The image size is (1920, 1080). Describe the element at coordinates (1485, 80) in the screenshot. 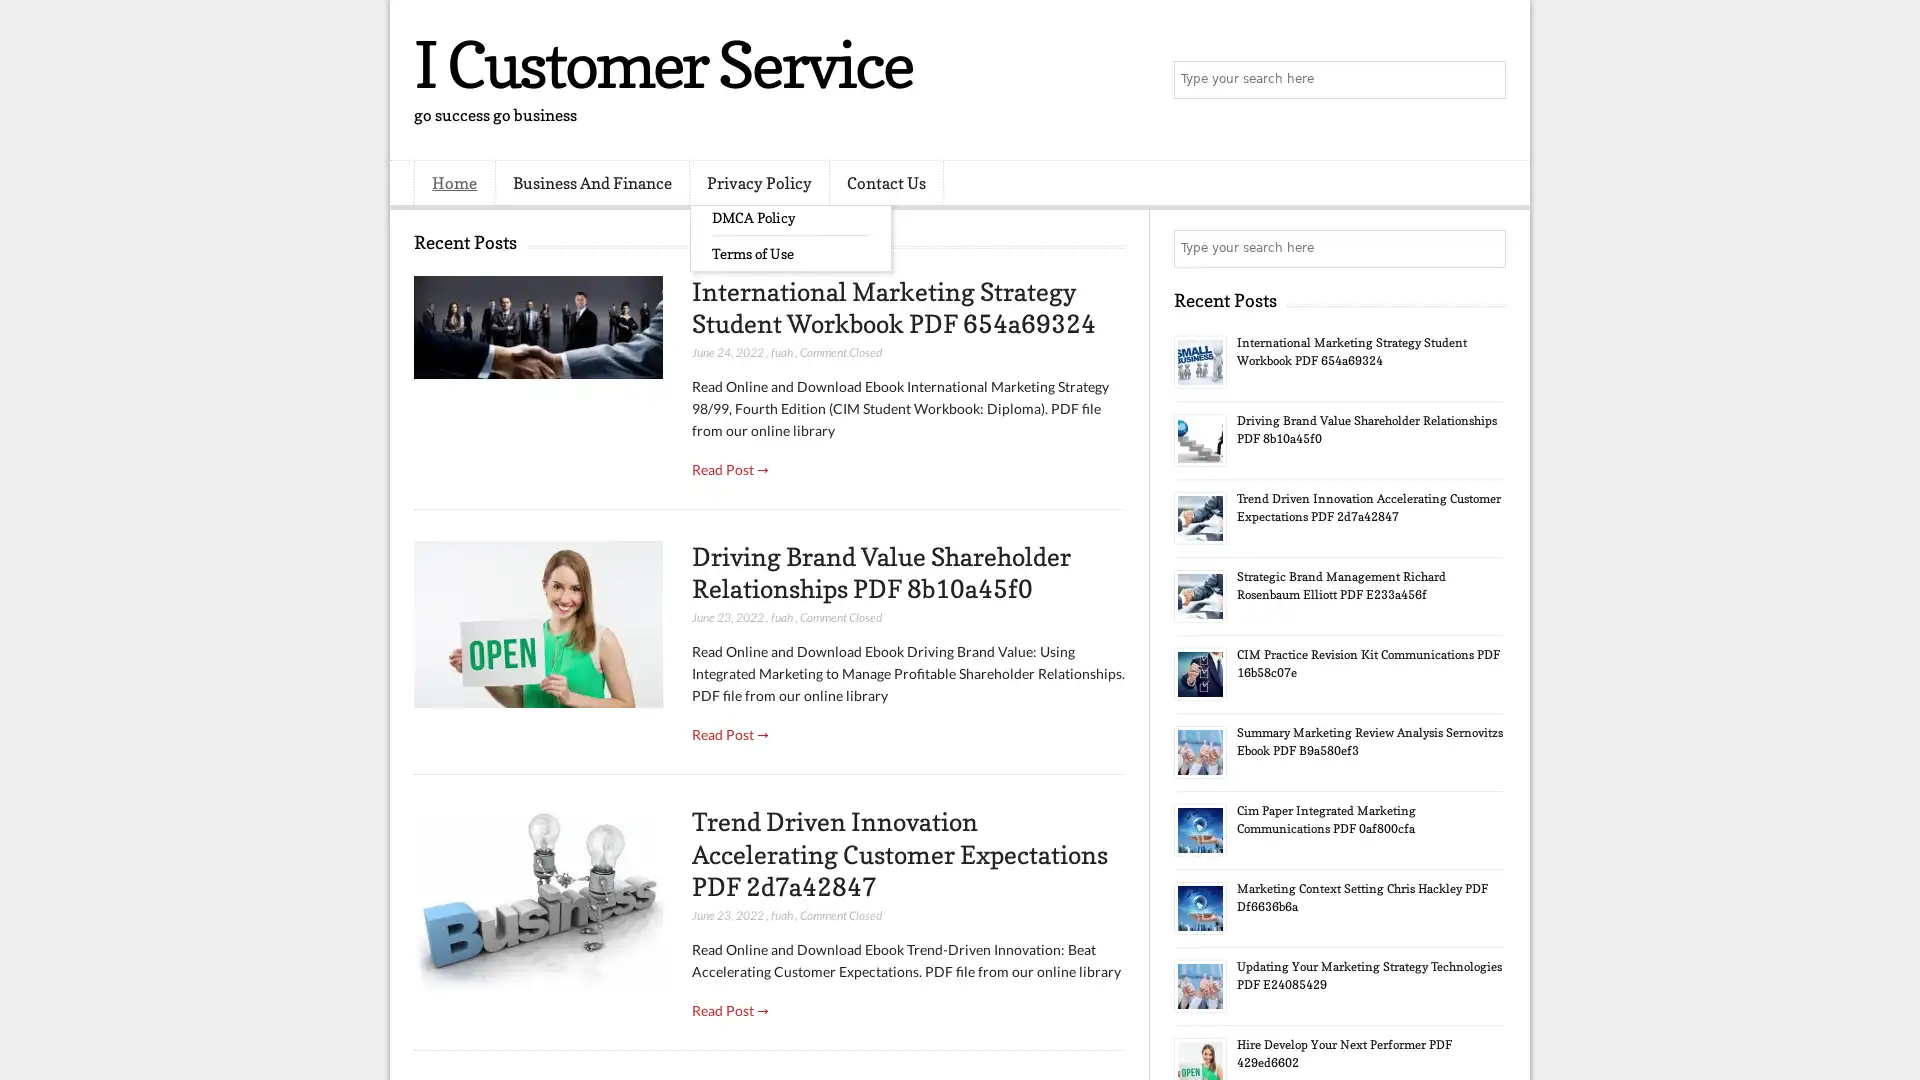

I see `Search` at that location.